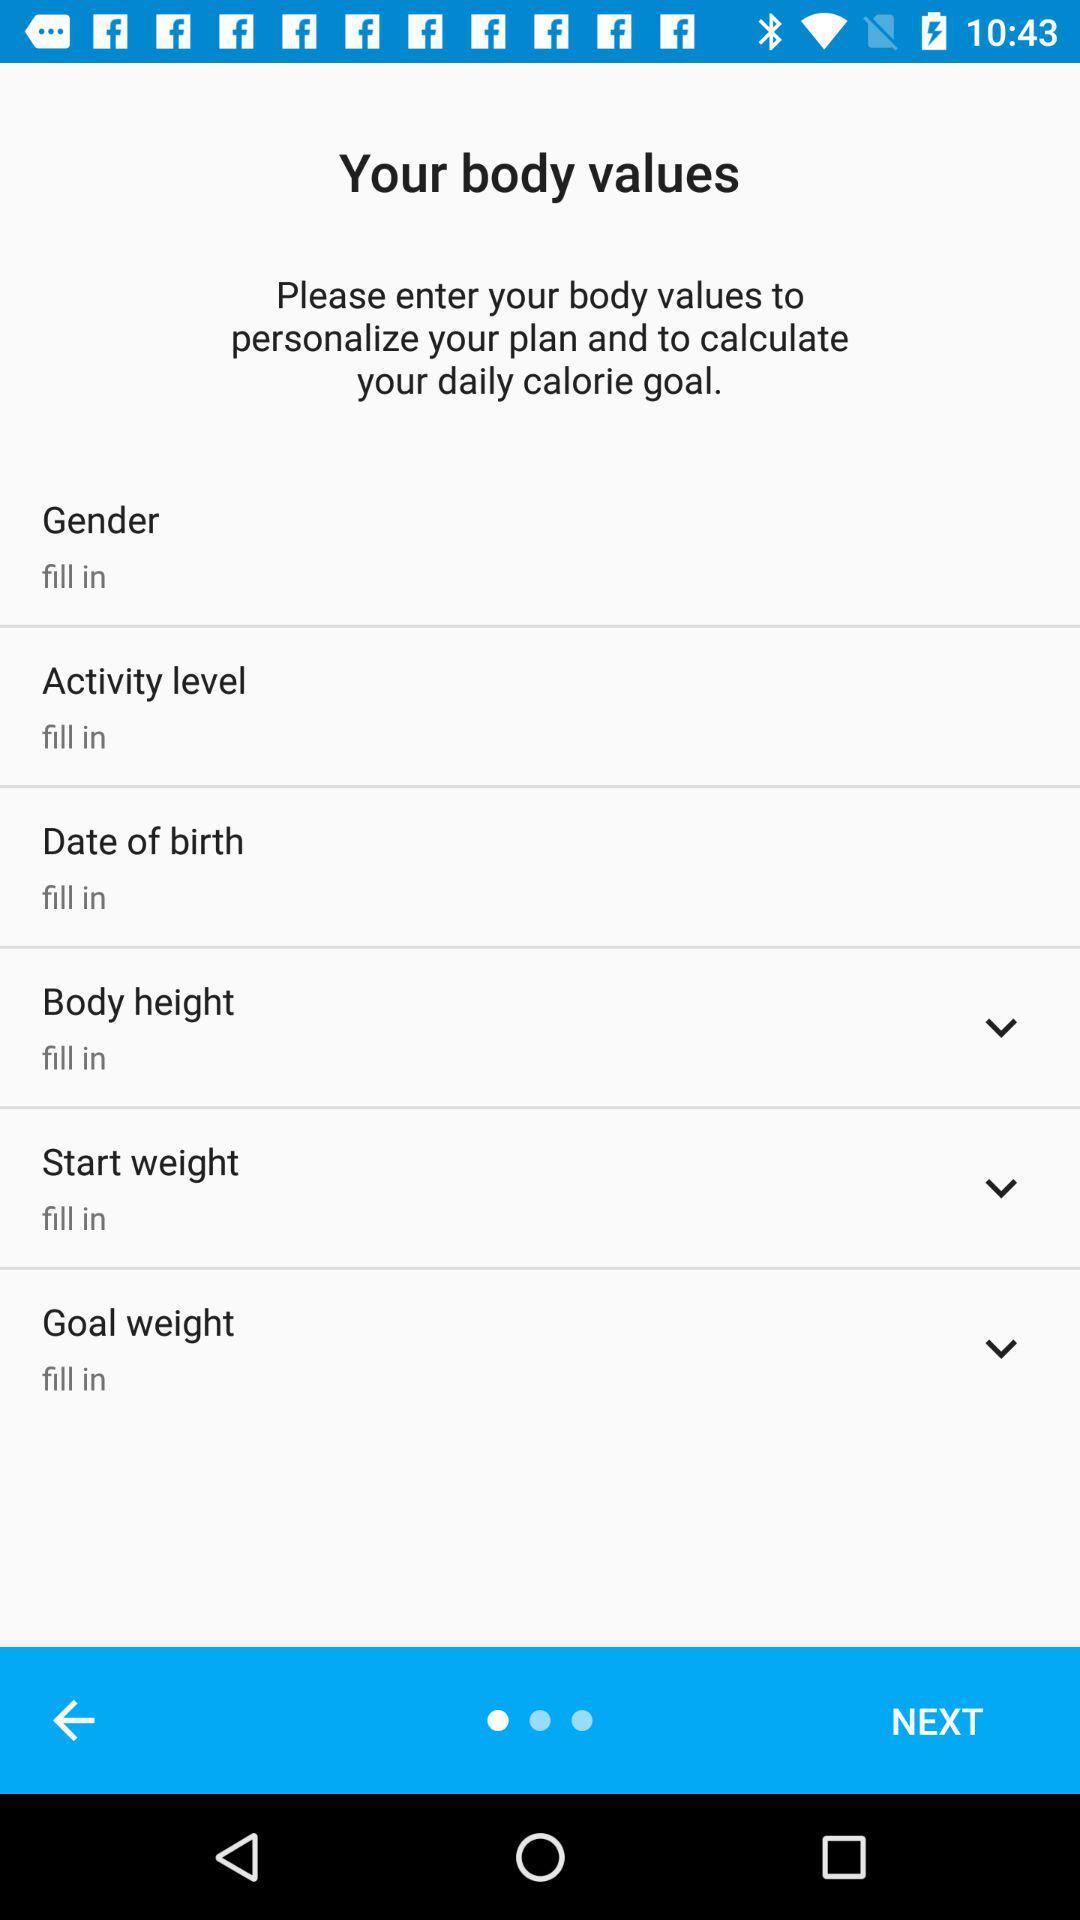 Image resolution: width=1080 pixels, height=1920 pixels. I want to click on options, so click(1001, 1188).